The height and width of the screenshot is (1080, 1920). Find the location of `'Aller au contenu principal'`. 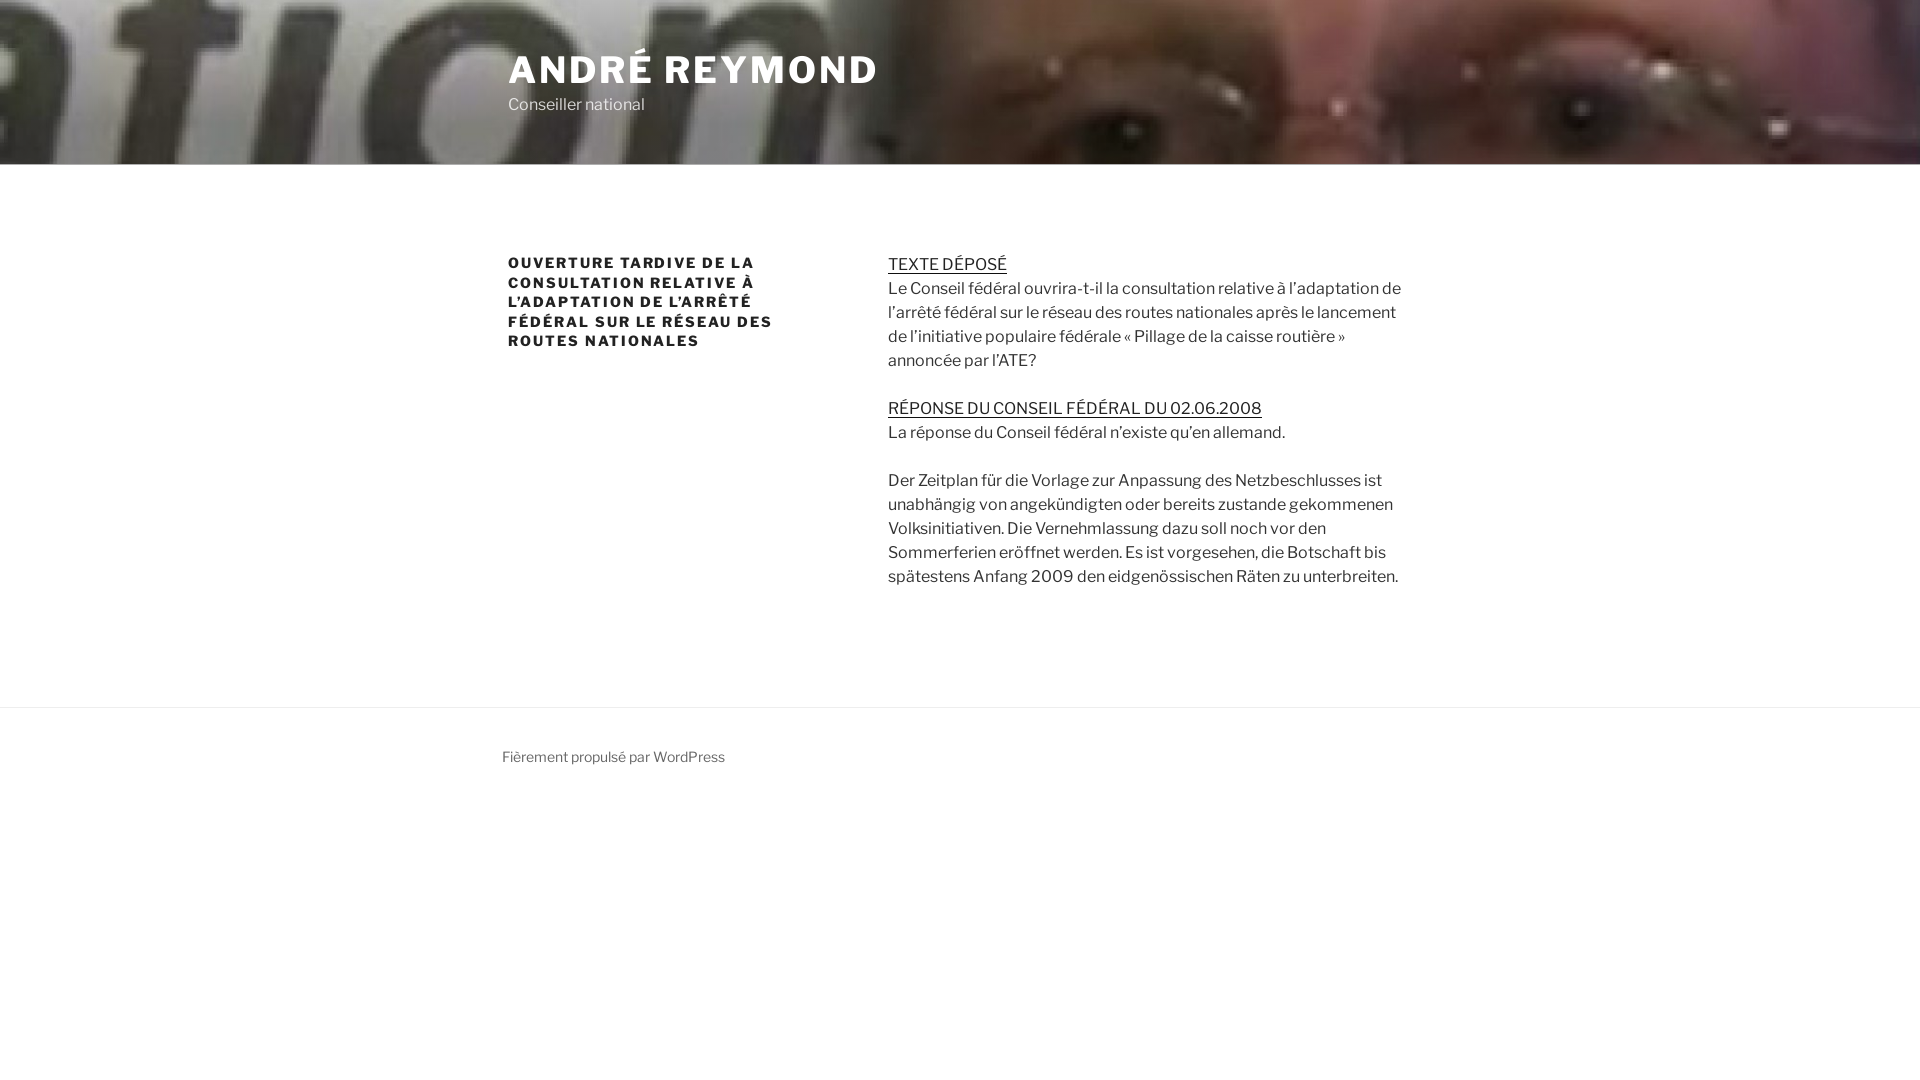

'Aller au contenu principal' is located at coordinates (0, 0).